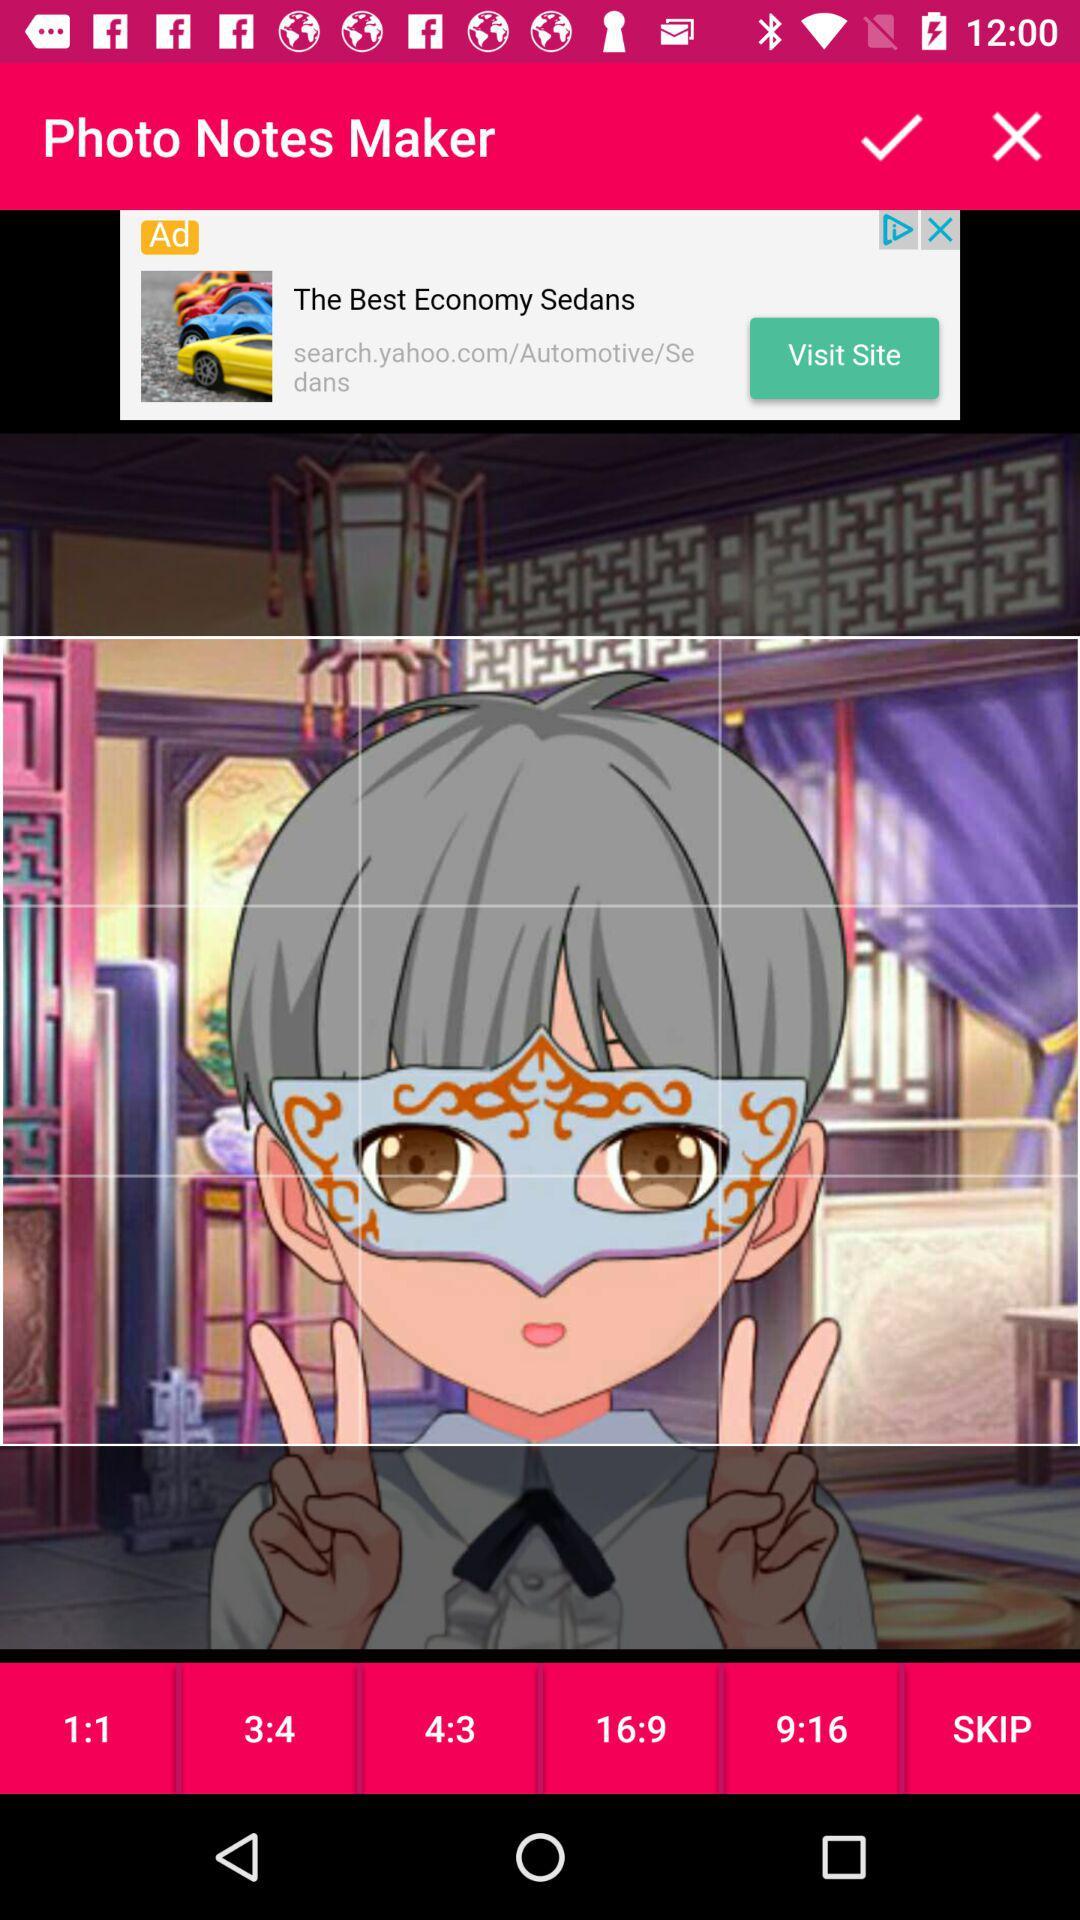 This screenshot has height=1920, width=1080. I want to click on ok, so click(890, 135).